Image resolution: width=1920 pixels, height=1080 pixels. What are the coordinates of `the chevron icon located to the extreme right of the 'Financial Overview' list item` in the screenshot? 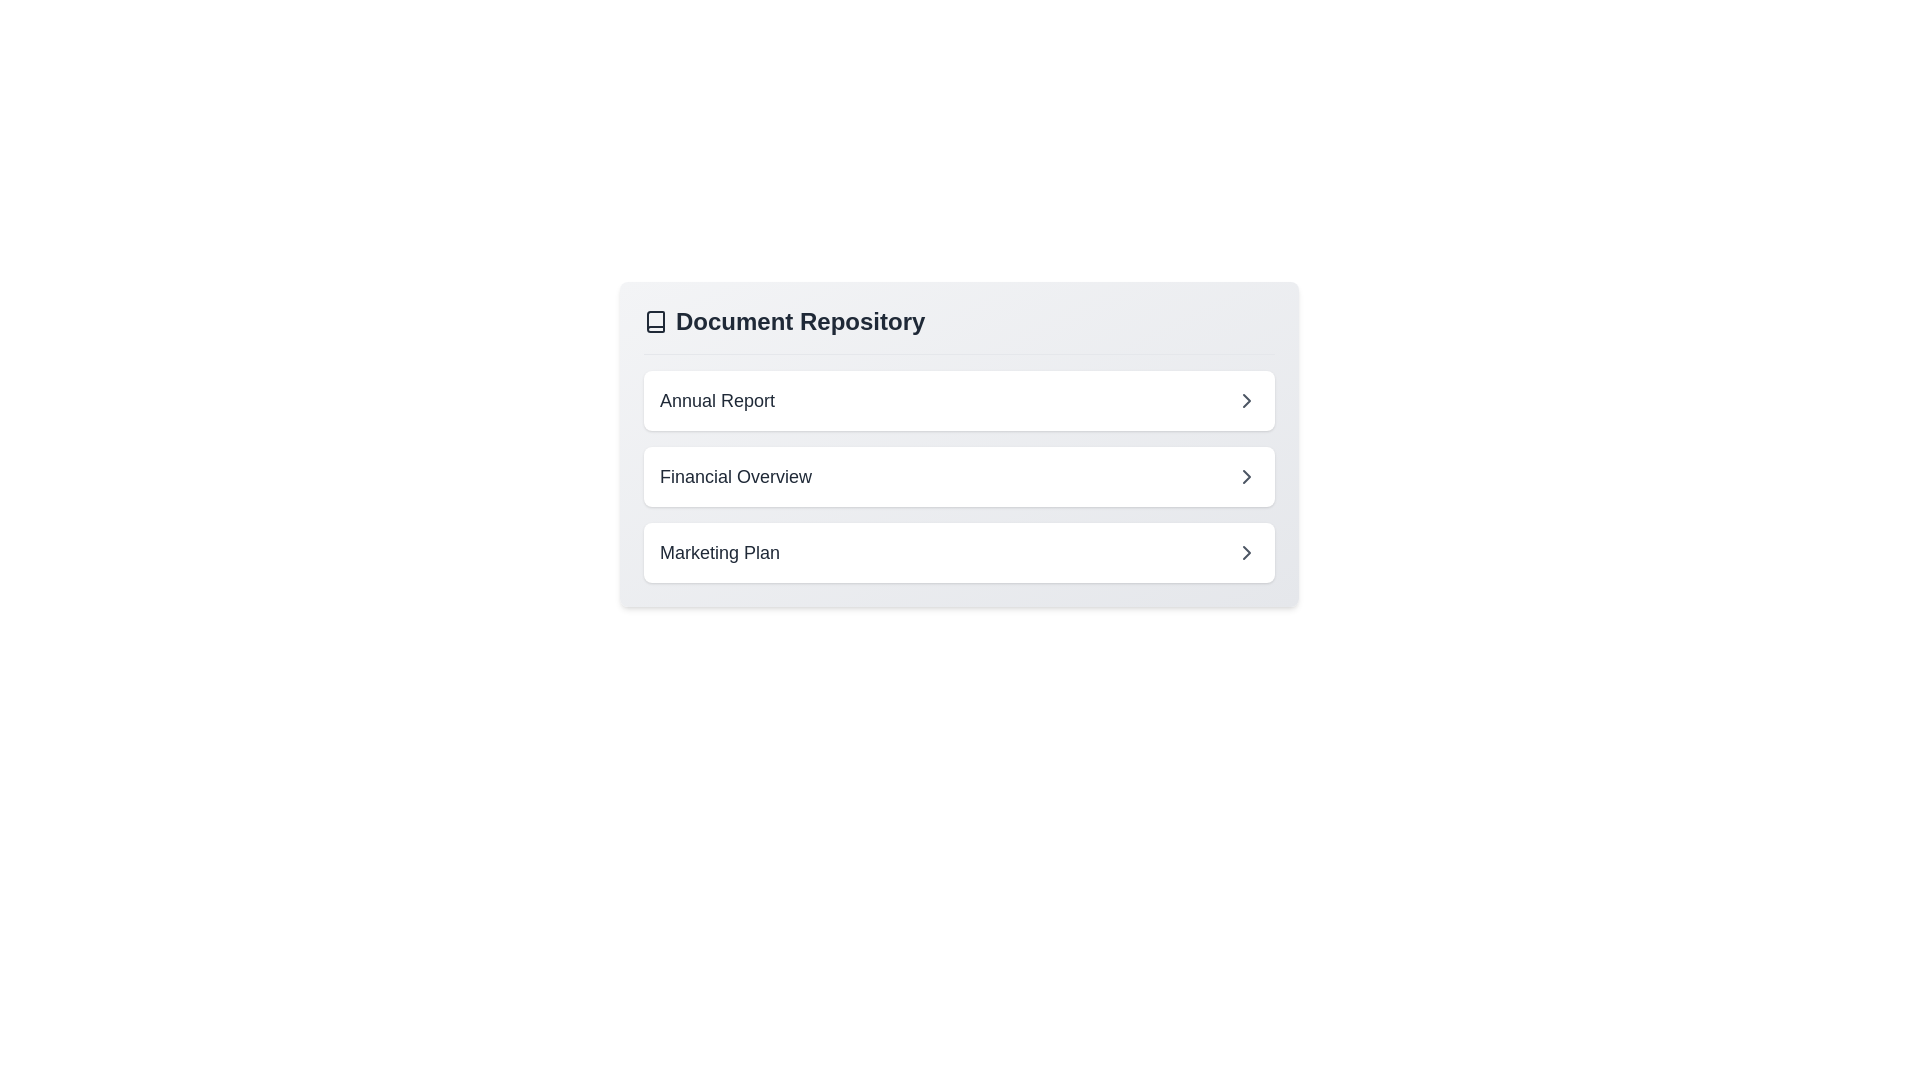 It's located at (1246, 477).